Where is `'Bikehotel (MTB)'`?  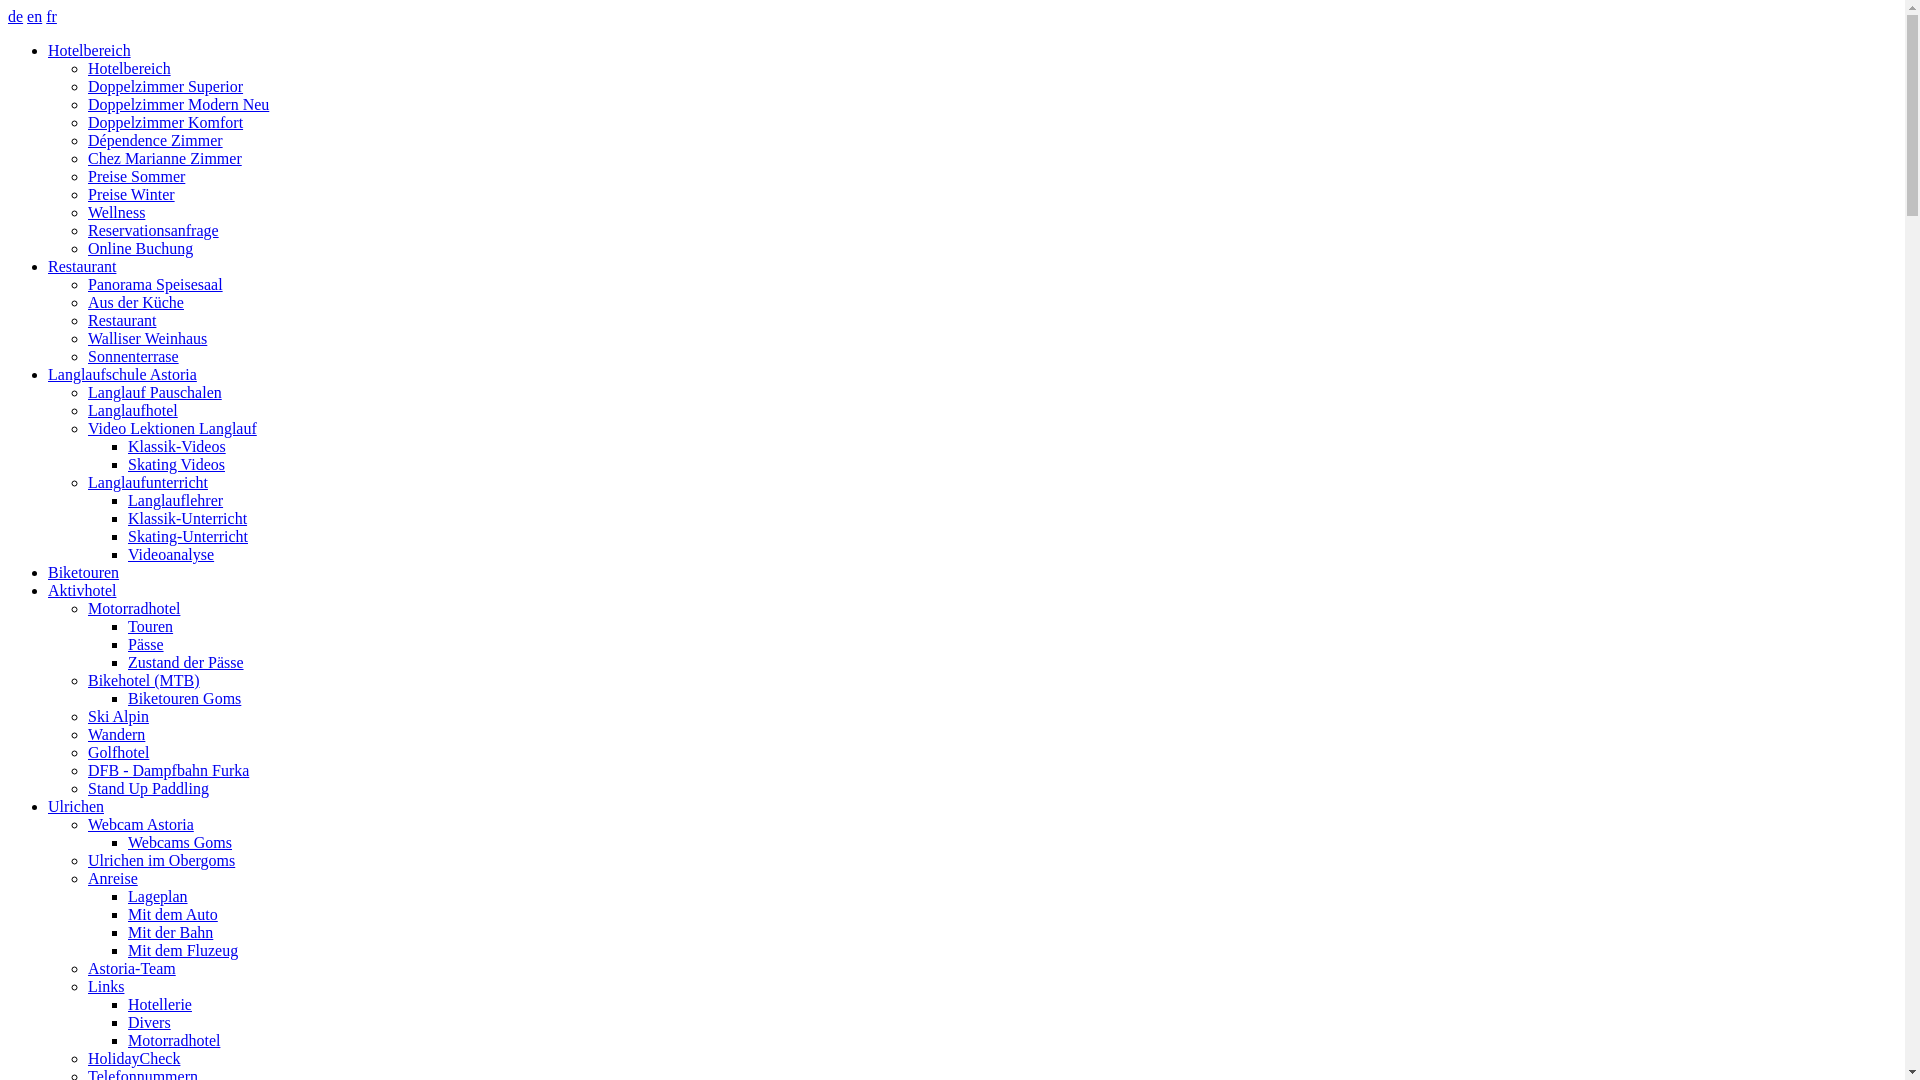
'Bikehotel (MTB)' is located at coordinates (143, 679).